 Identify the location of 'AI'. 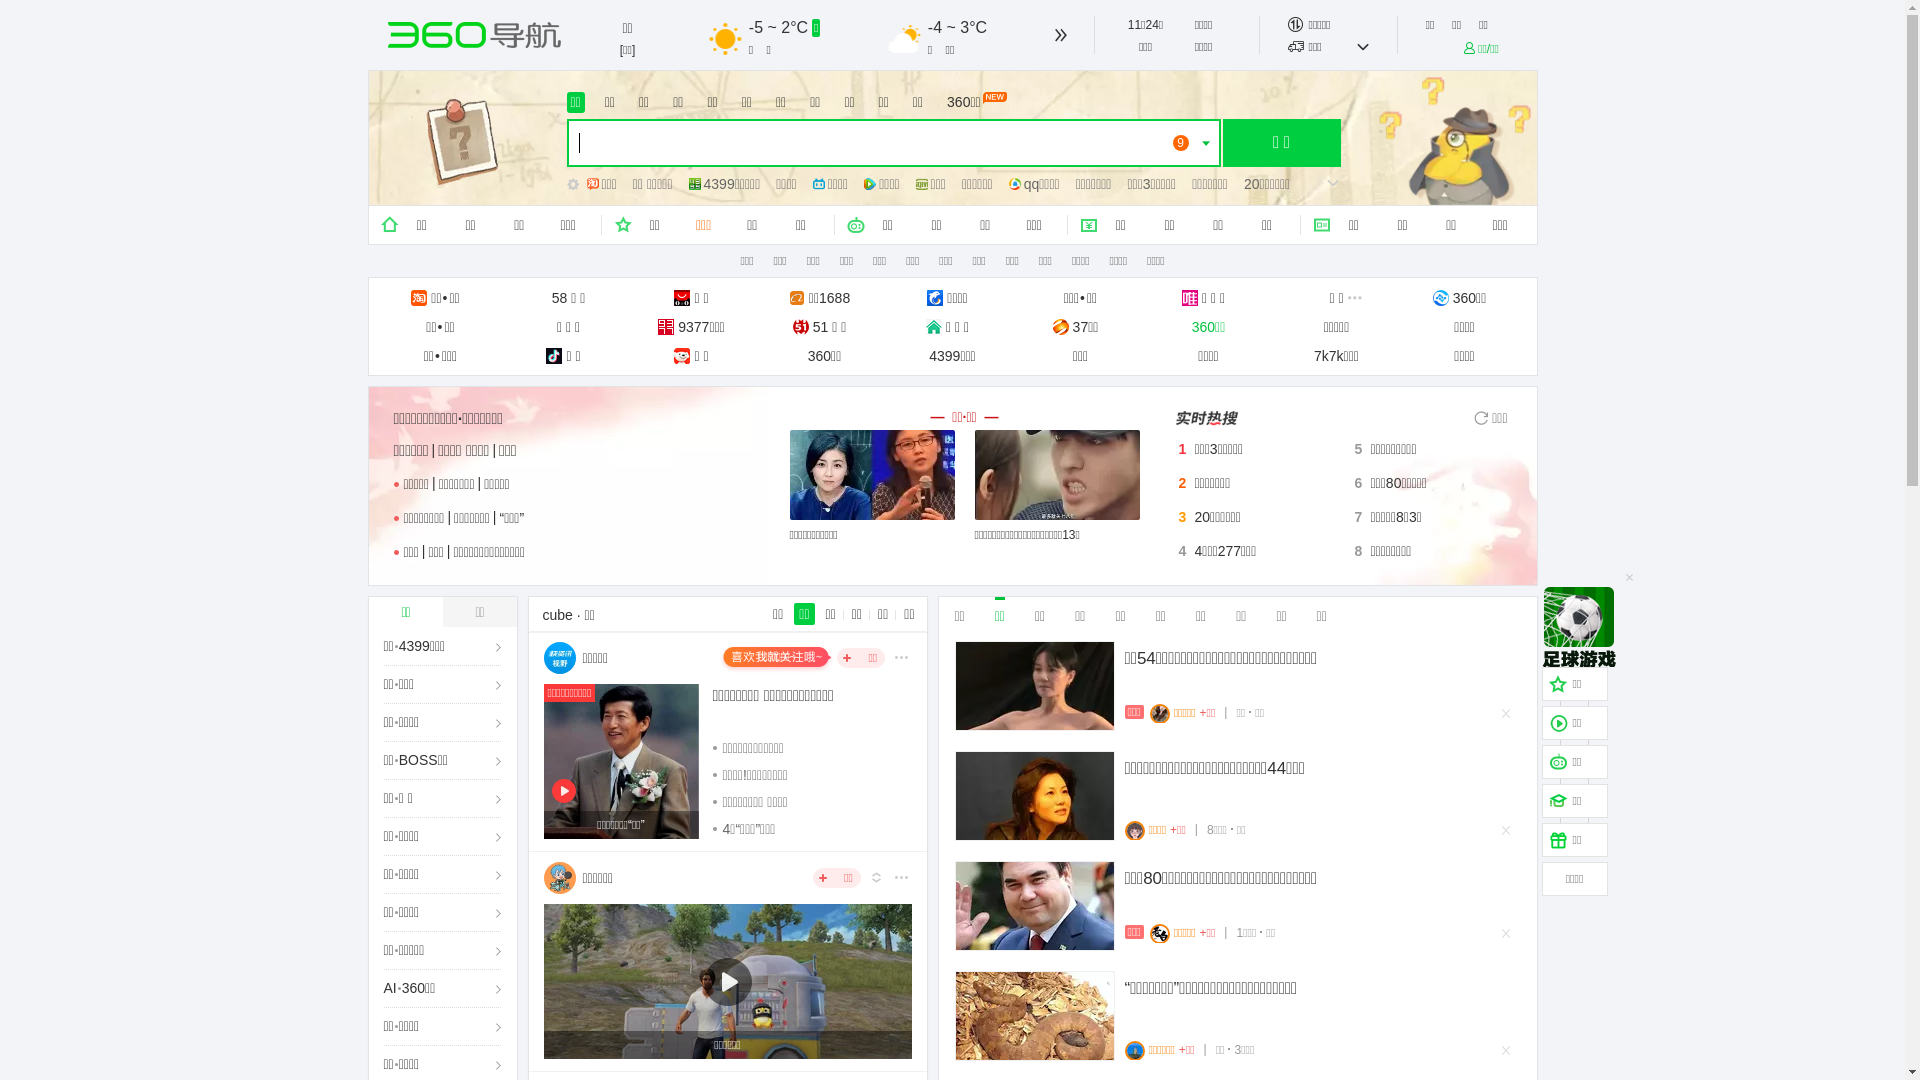
(384, 986).